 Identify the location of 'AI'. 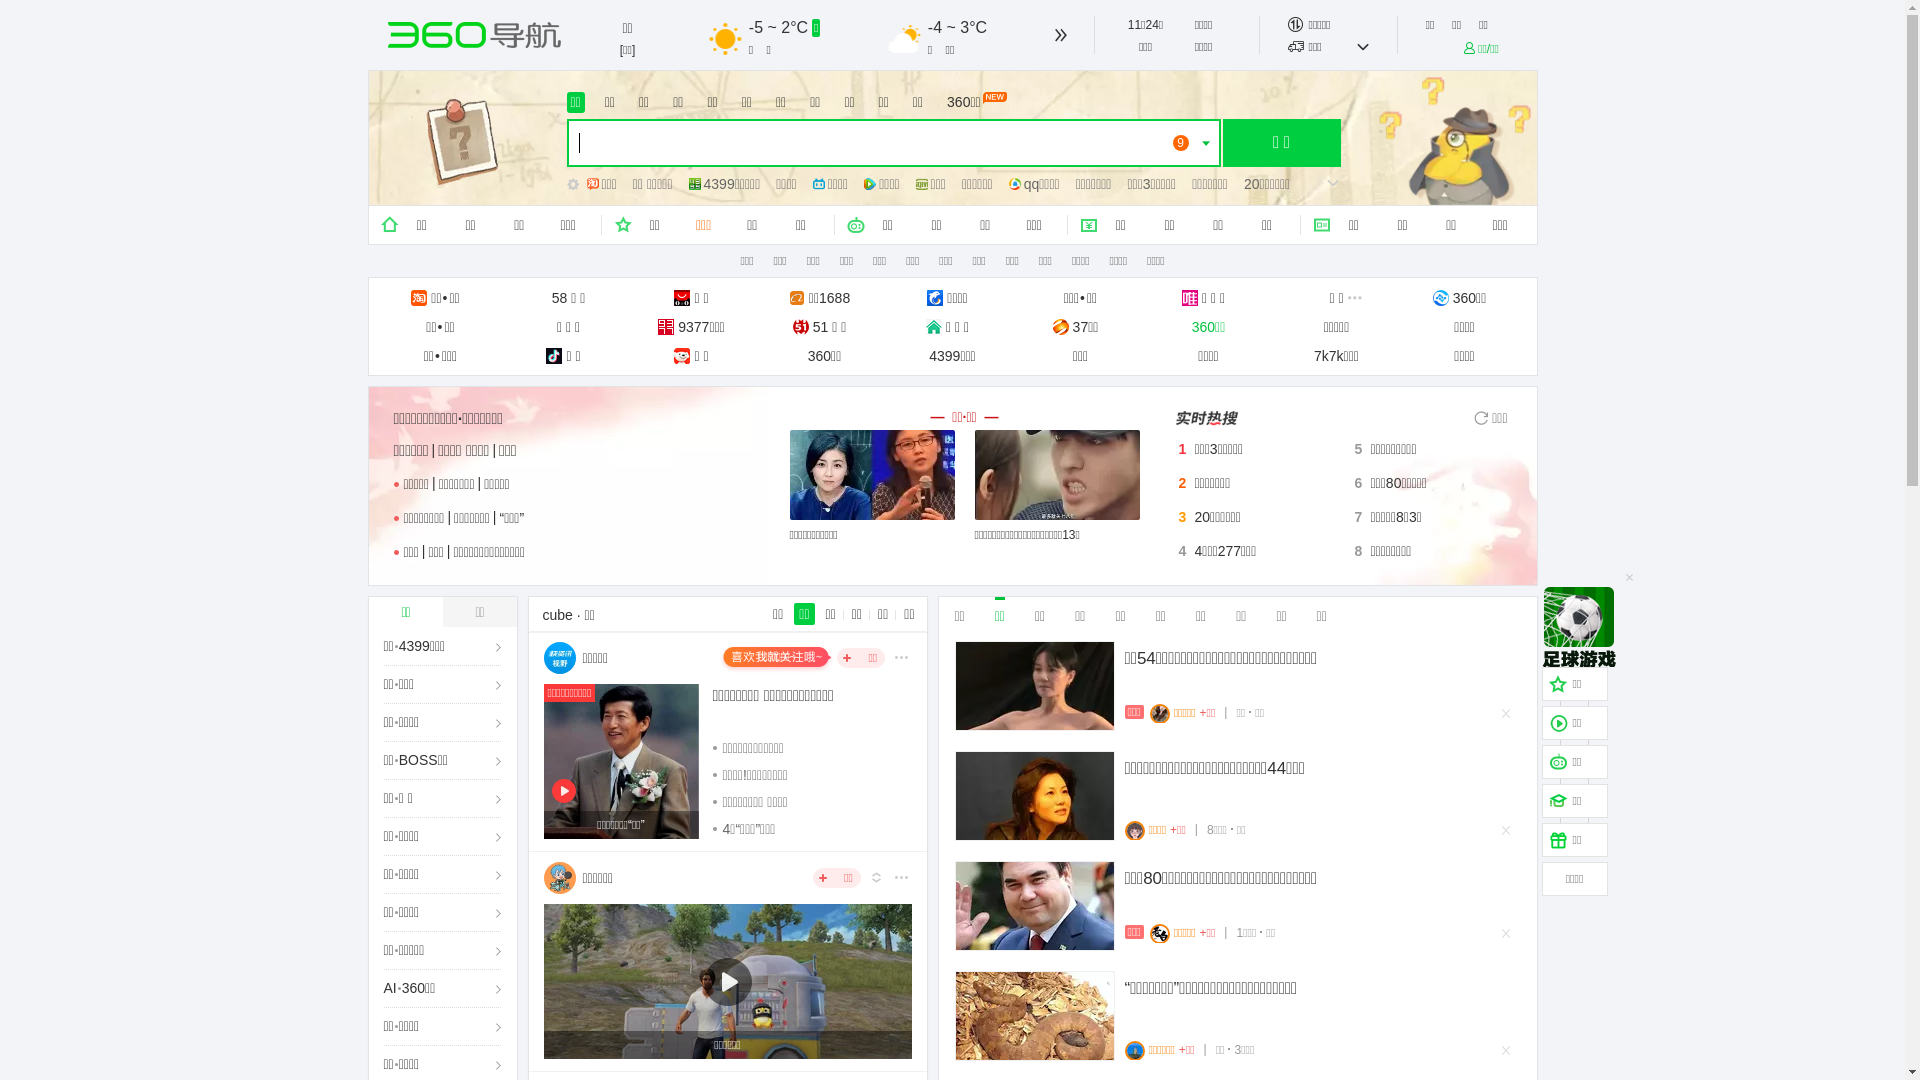
(384, 986).